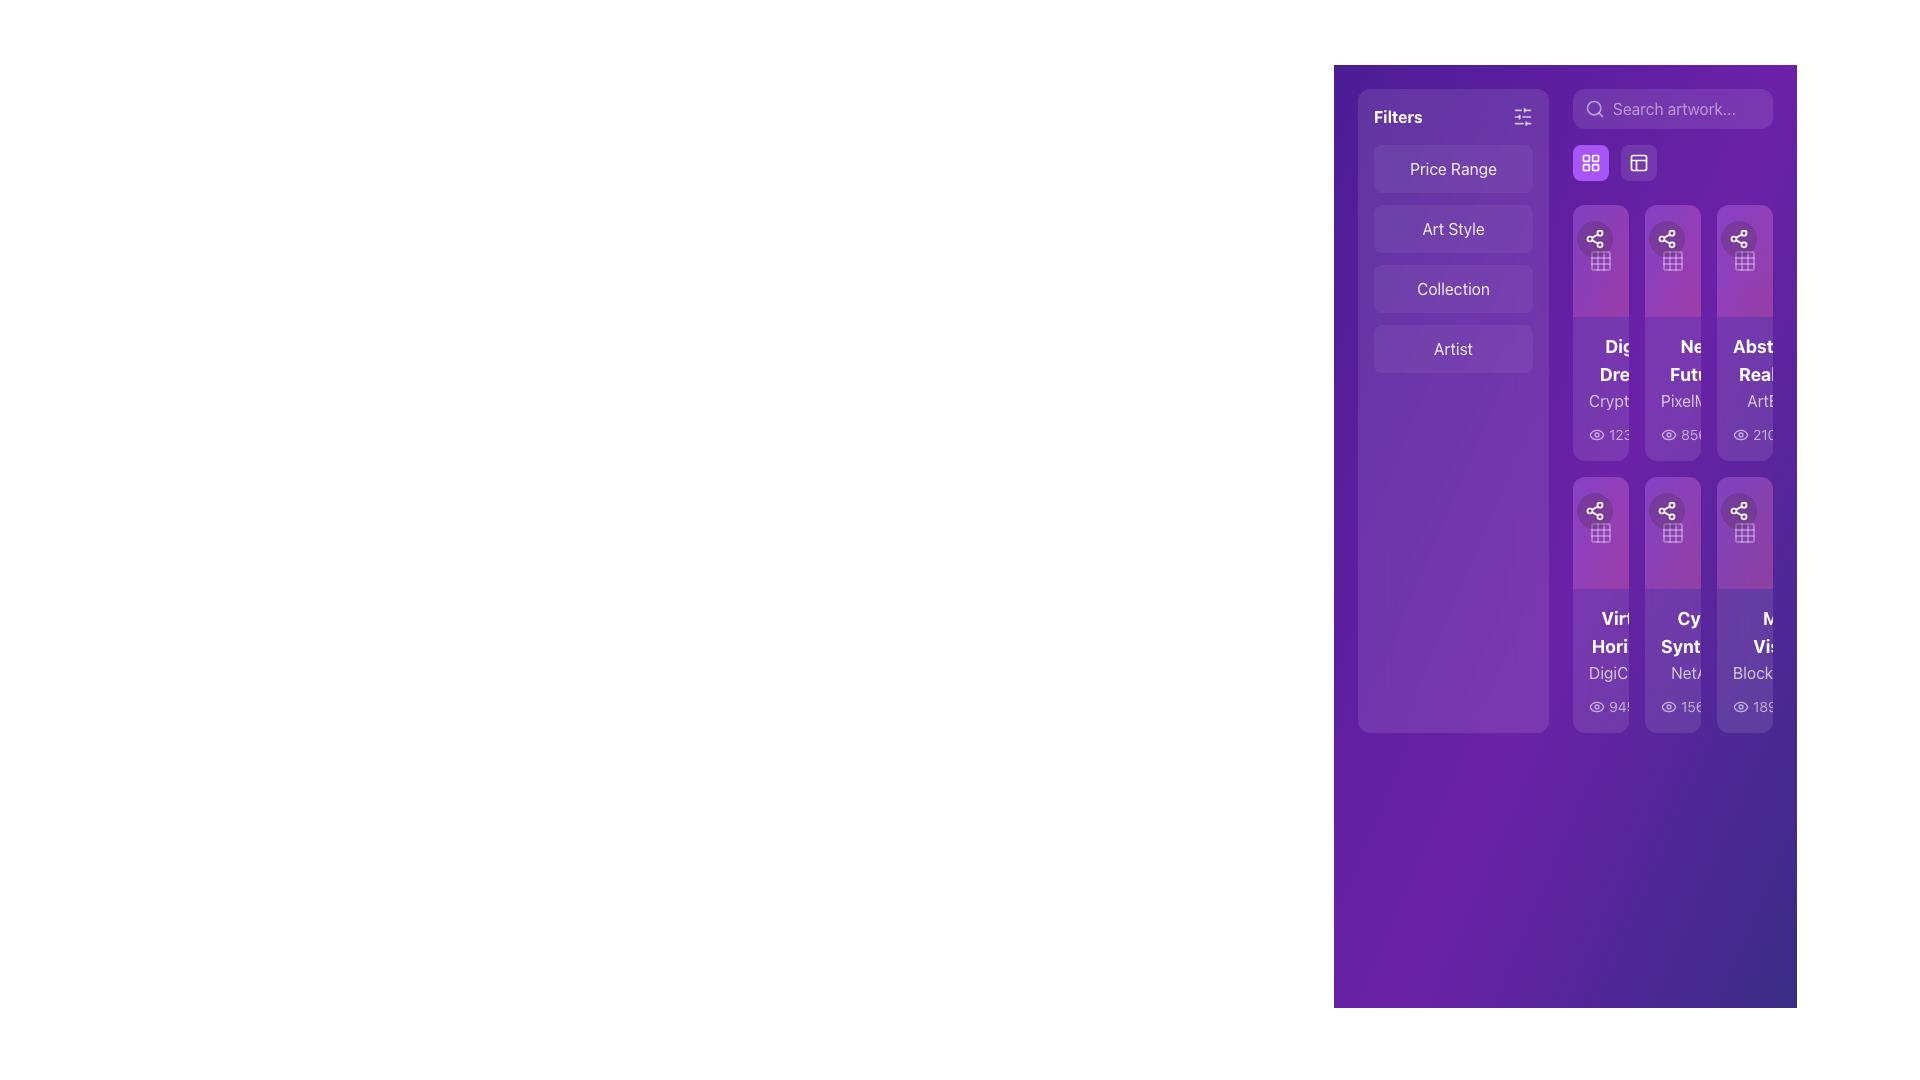 This screenshot has height=1080, width=1920. Describe the element at coordinates (1679, 705) in the screenshot. I see `the interactive information button located at the bottom right corner of the fourth card in the second row of the grid layout` at that location.